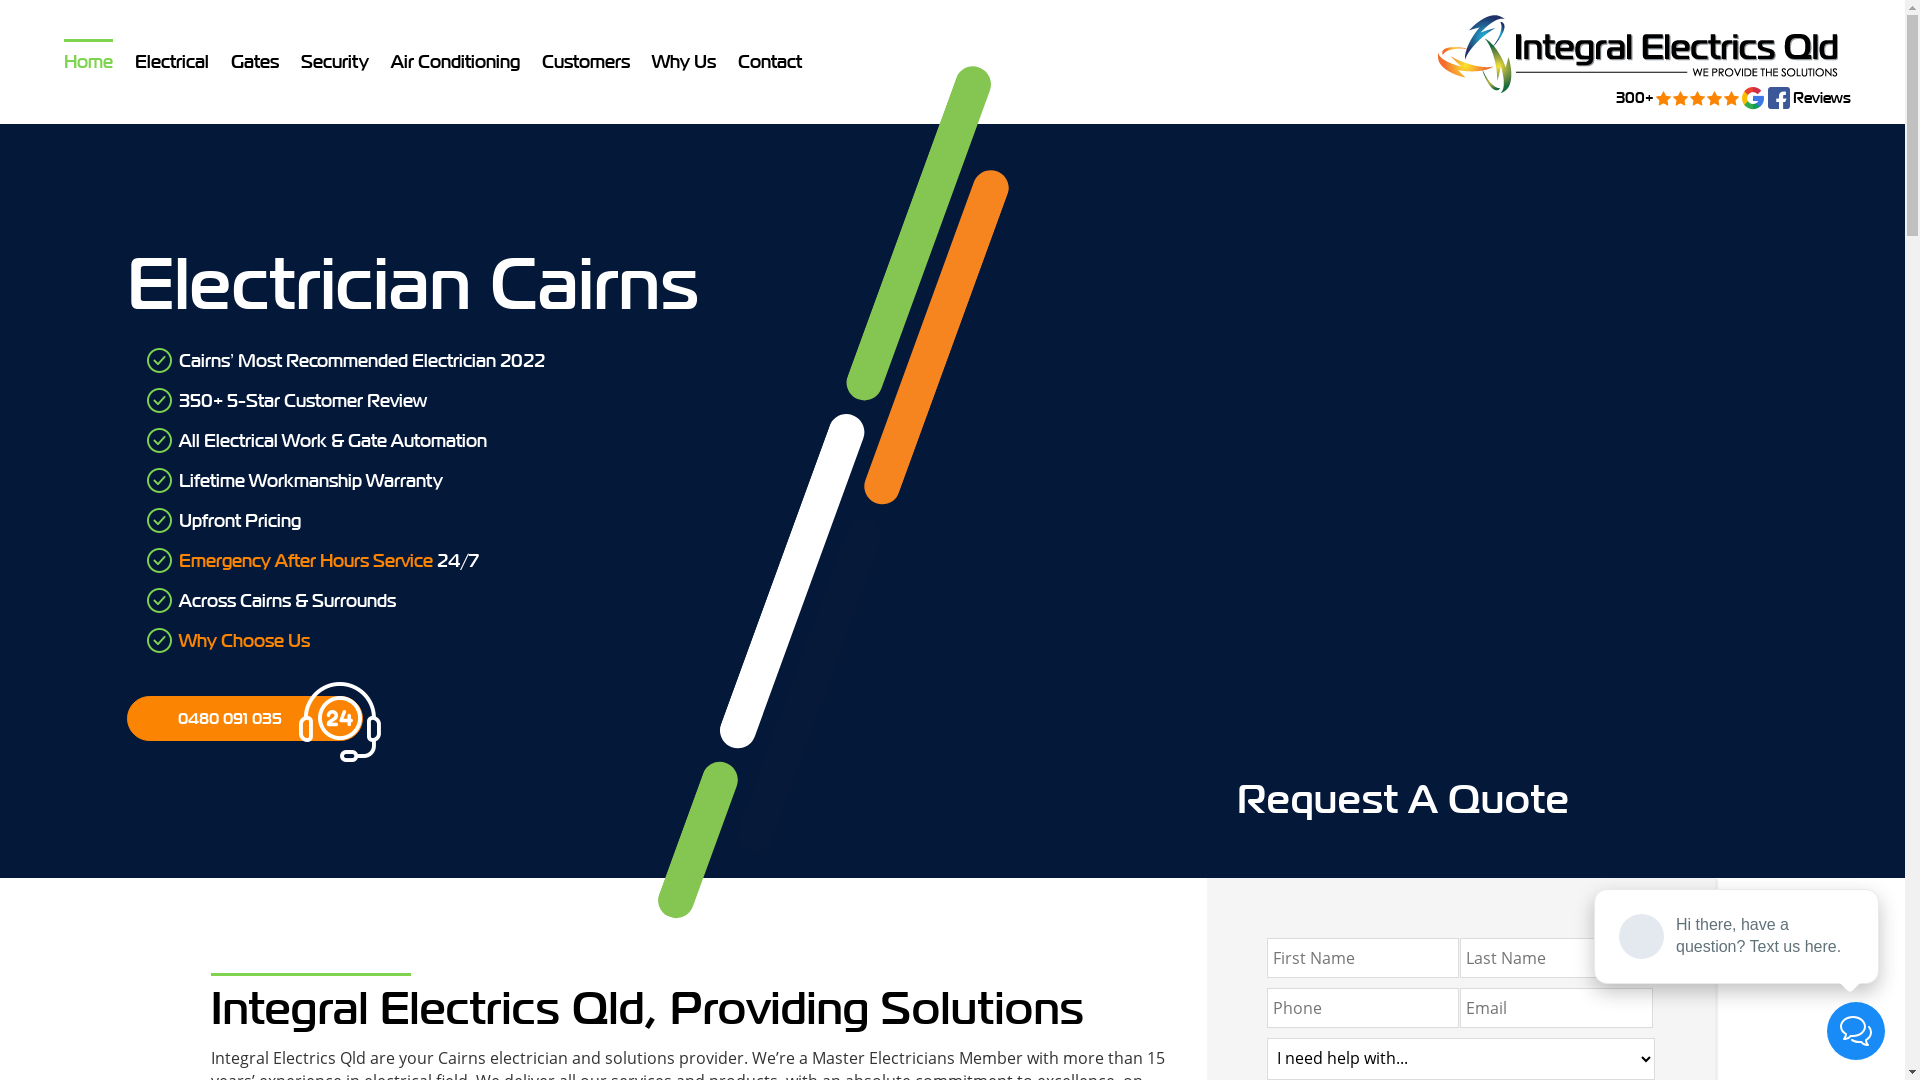 Image resolution: width=1920 pixels, height=1080 pixels. What do you see at coordinates (243, 717) in the screenshot?
I see `'0480 091 035'` at bounding box center [243, 717].